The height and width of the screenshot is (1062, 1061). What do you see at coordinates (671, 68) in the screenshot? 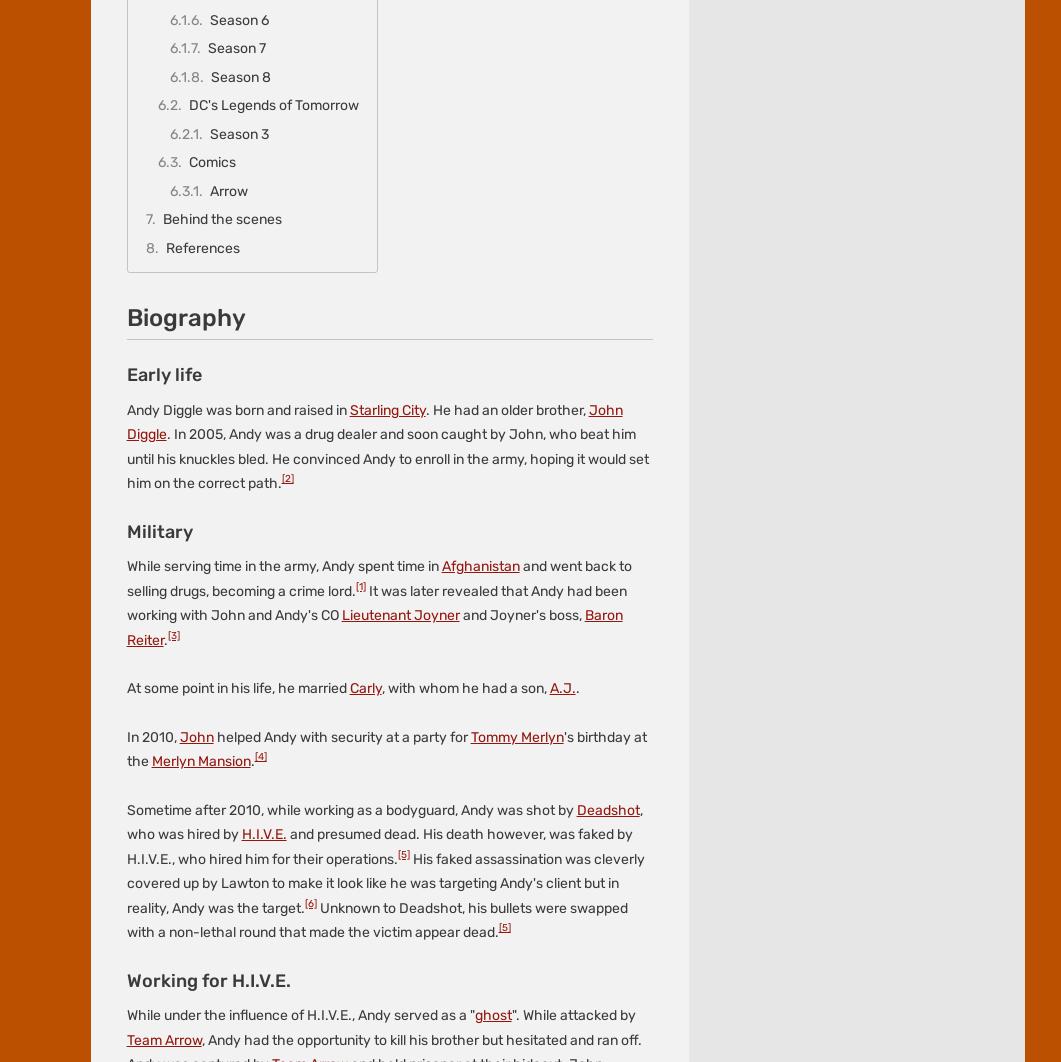
I see `'Do Not Sell or Share My Personal Information'` at bounding box center [671, 68].